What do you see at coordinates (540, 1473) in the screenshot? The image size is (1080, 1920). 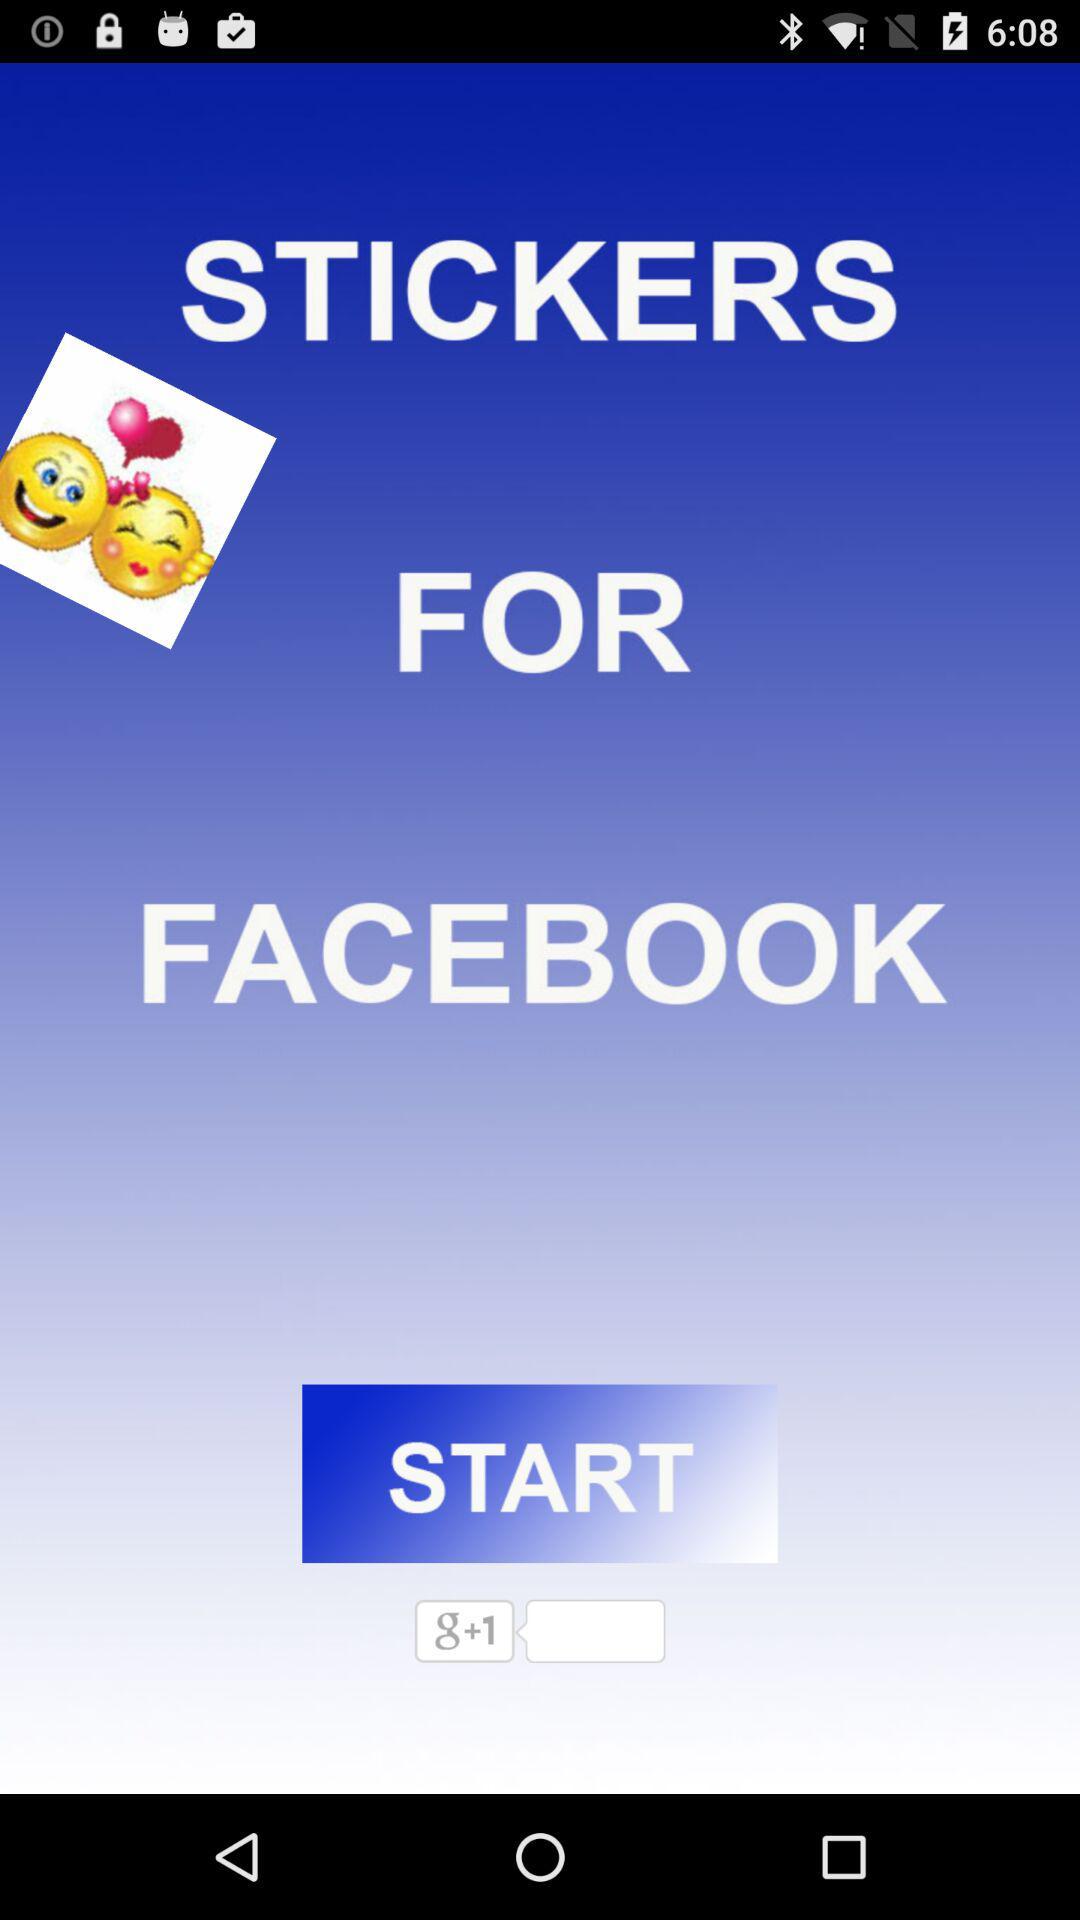 I see `start` at bounding box center [540, 1473].